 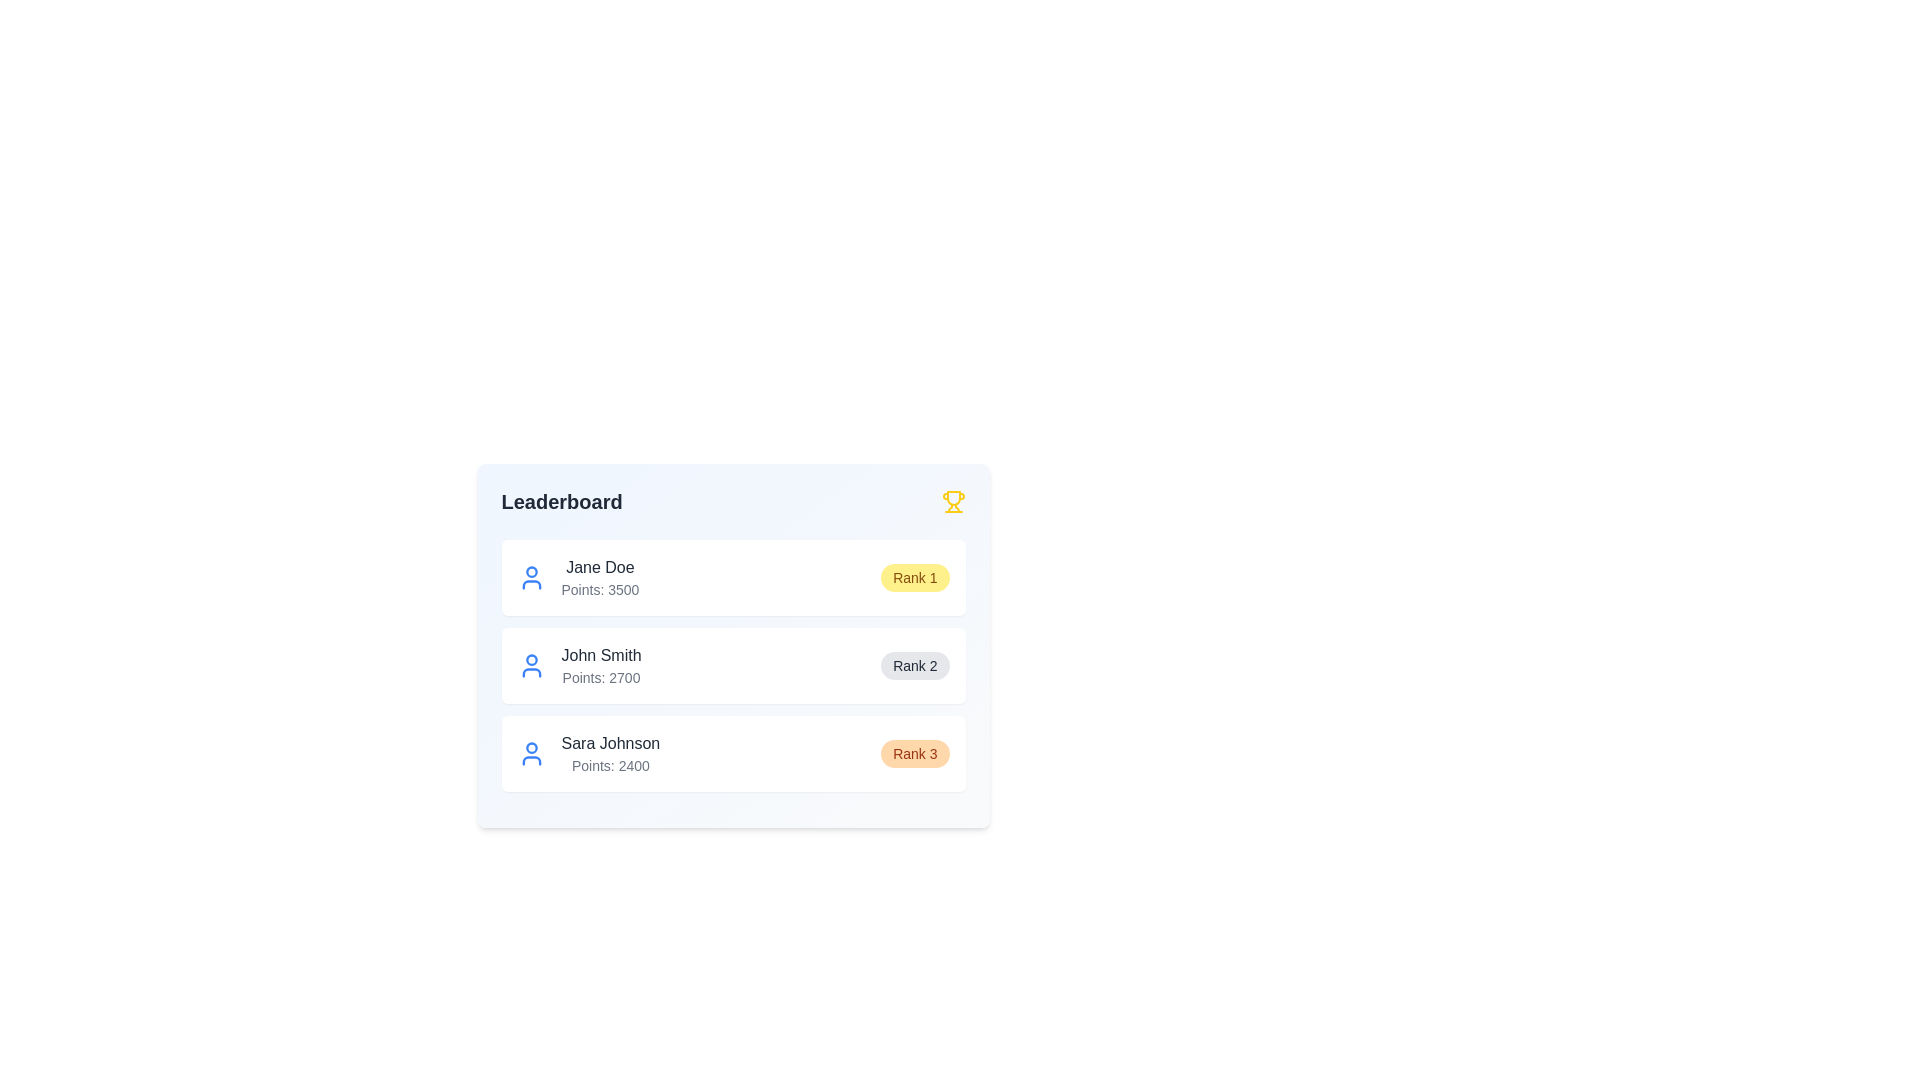 I want to click on text element displaying the name 'John Smith' located in the second entry of the leaderboard, positioned between the user icon and the 'Points: 2700' text, so click(x=600, y=655).